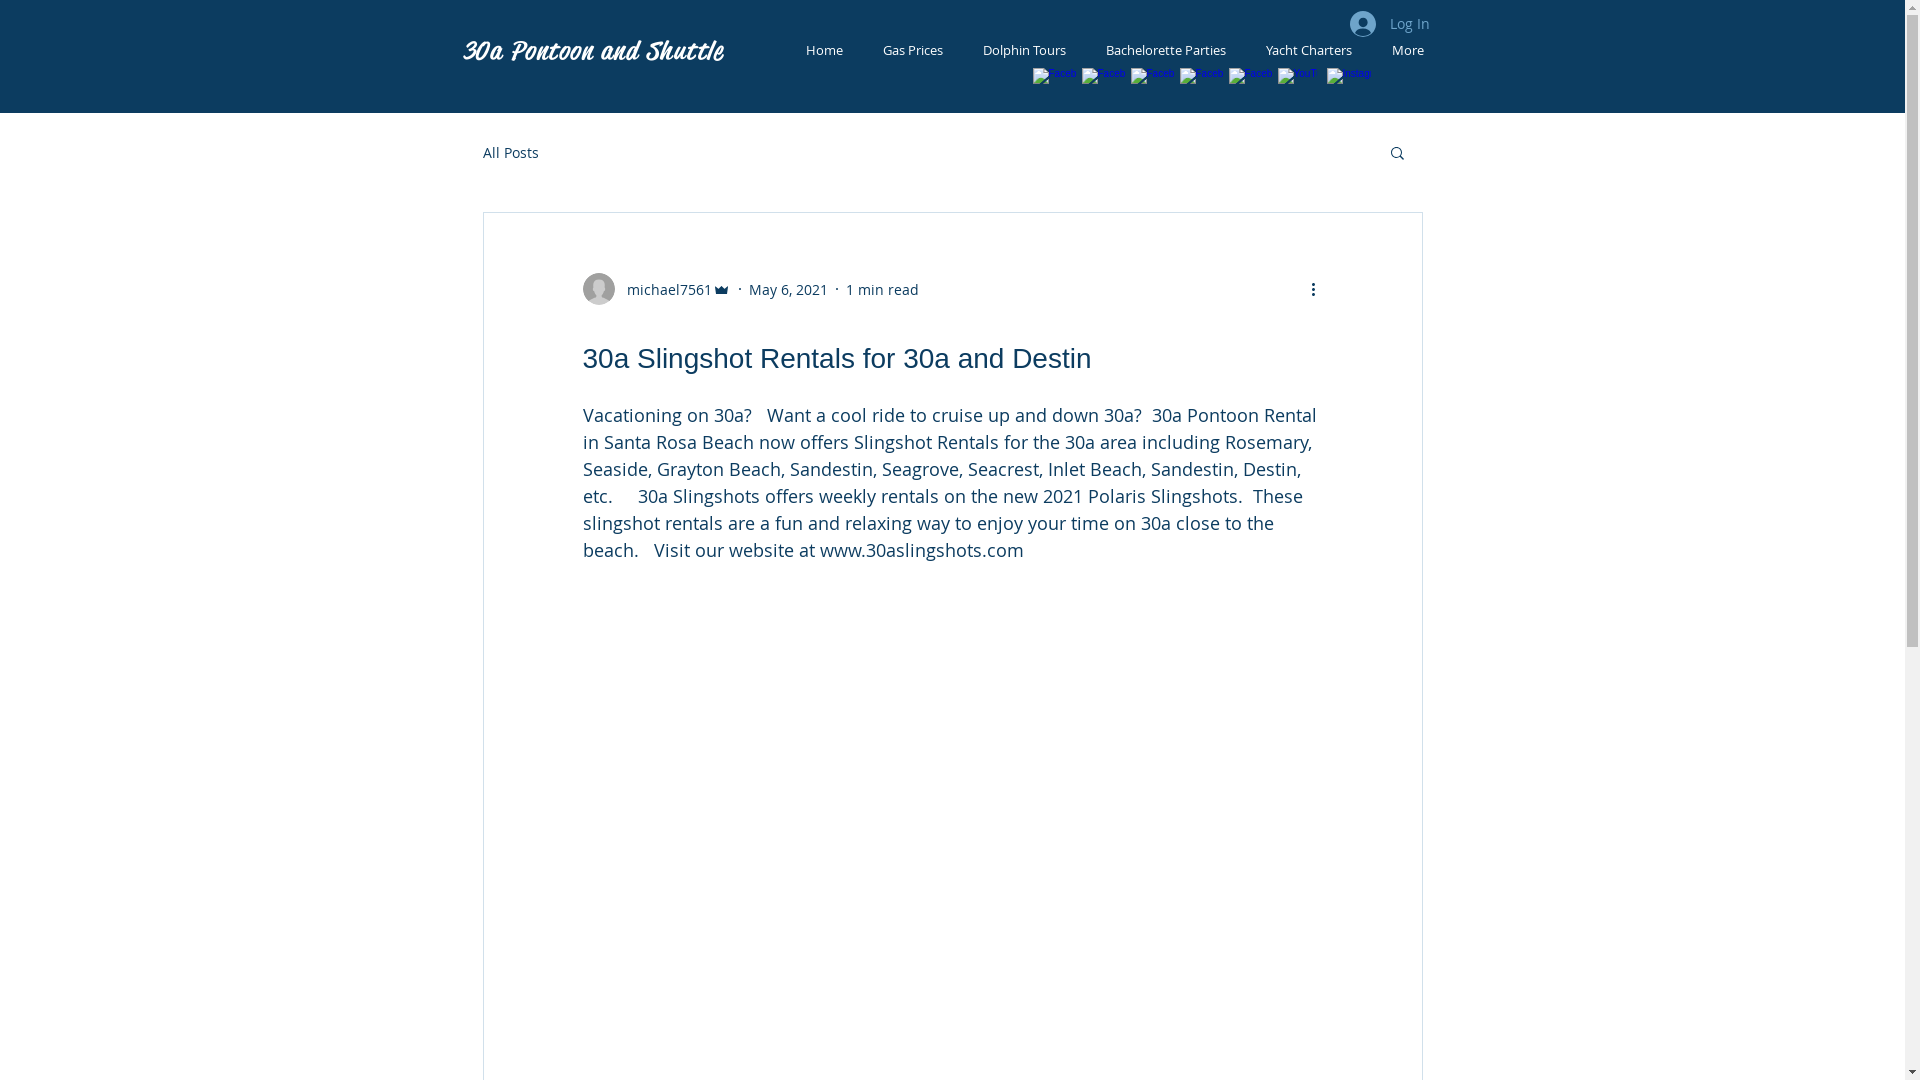 This screenshot has width=1920, height=1080. Describe the element at coordinates (961, 49) in the screenshot. I see `'Dolphin Tours'` at that location.